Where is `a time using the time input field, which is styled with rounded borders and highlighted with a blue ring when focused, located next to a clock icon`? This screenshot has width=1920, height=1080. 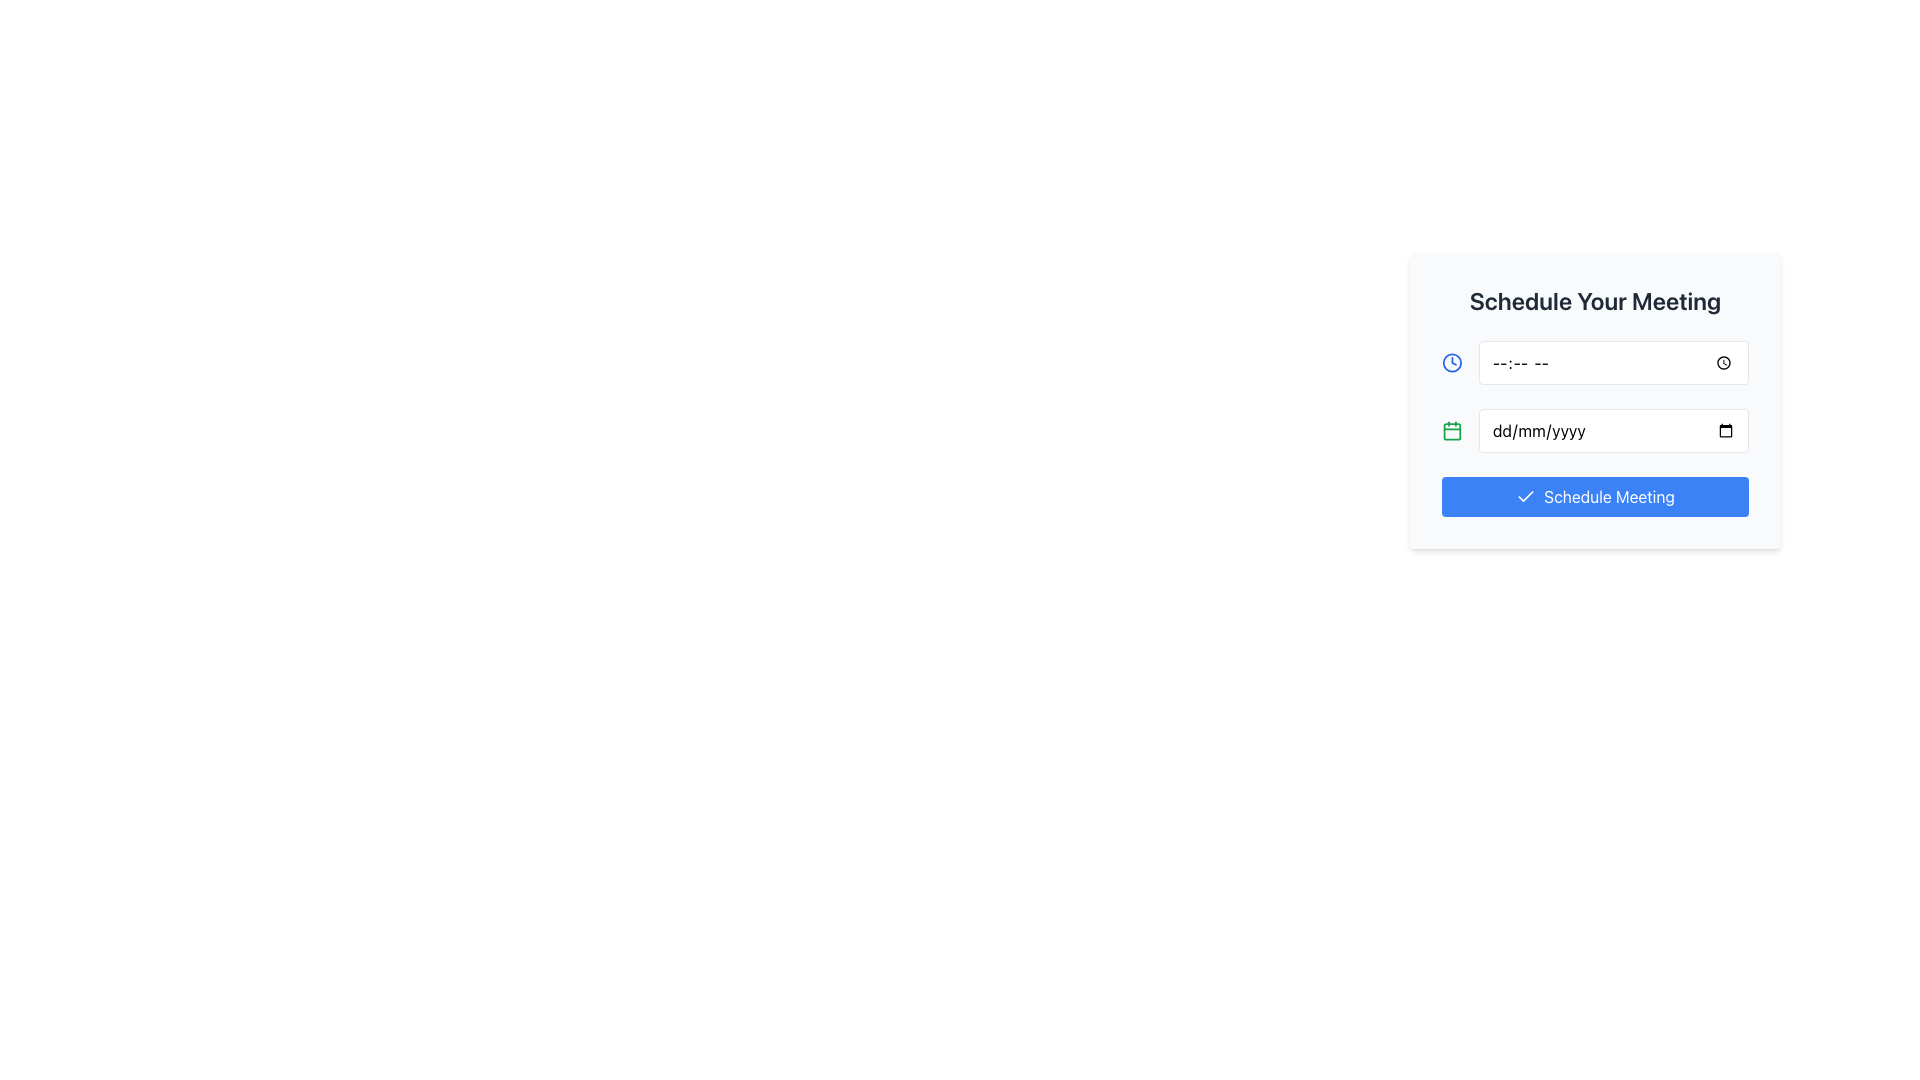 a time using the time input field, which is styled with rounded borders and highlighted with a blue ring when focused, located next to a clock icon is located at coordinates (1613, 362).